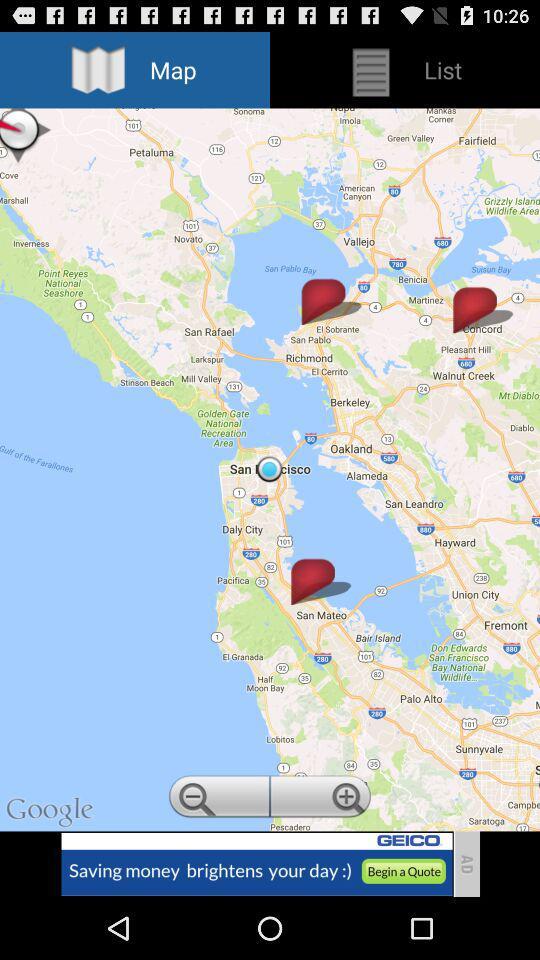  What do you see at coordinates (216, 799) in the screenshot?
I see `zoom` at bounding box center [216, 799].